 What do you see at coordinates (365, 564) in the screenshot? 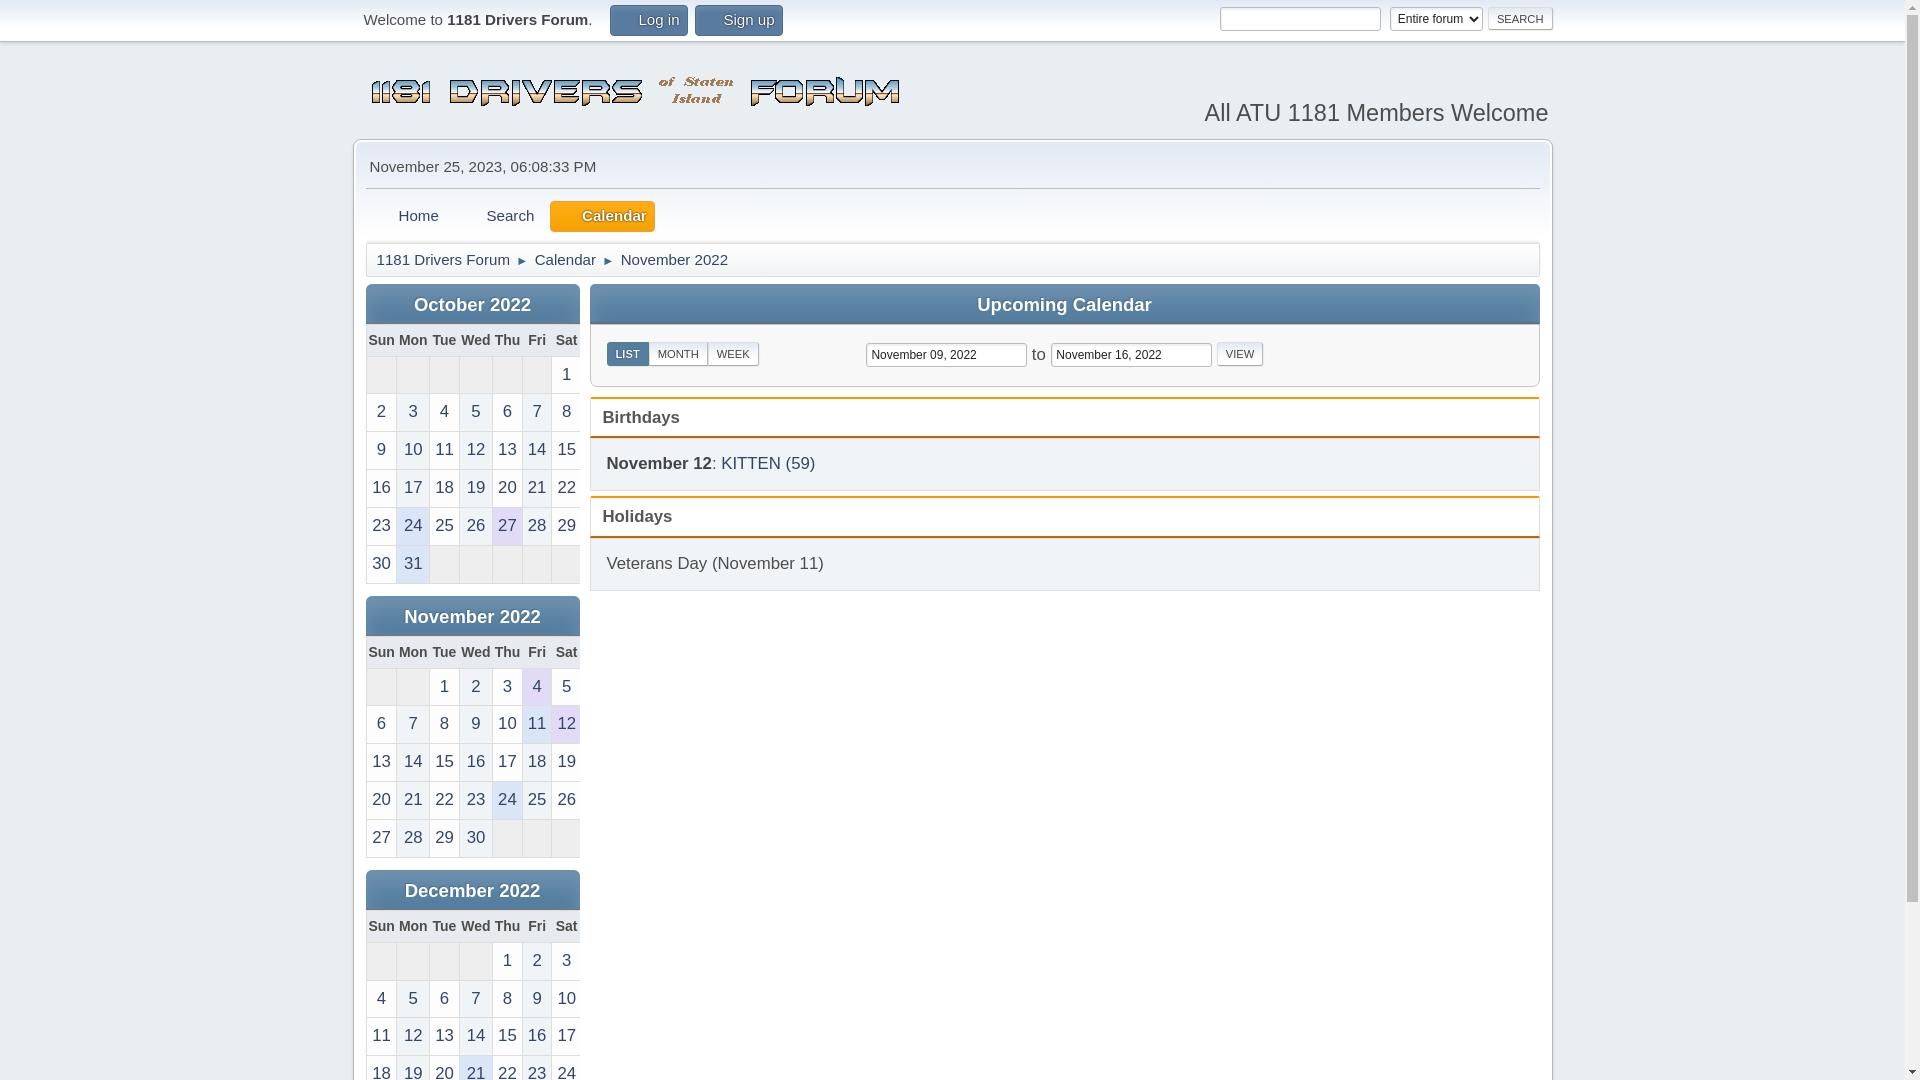
I see `'30'` at bounding box center [365, 564].